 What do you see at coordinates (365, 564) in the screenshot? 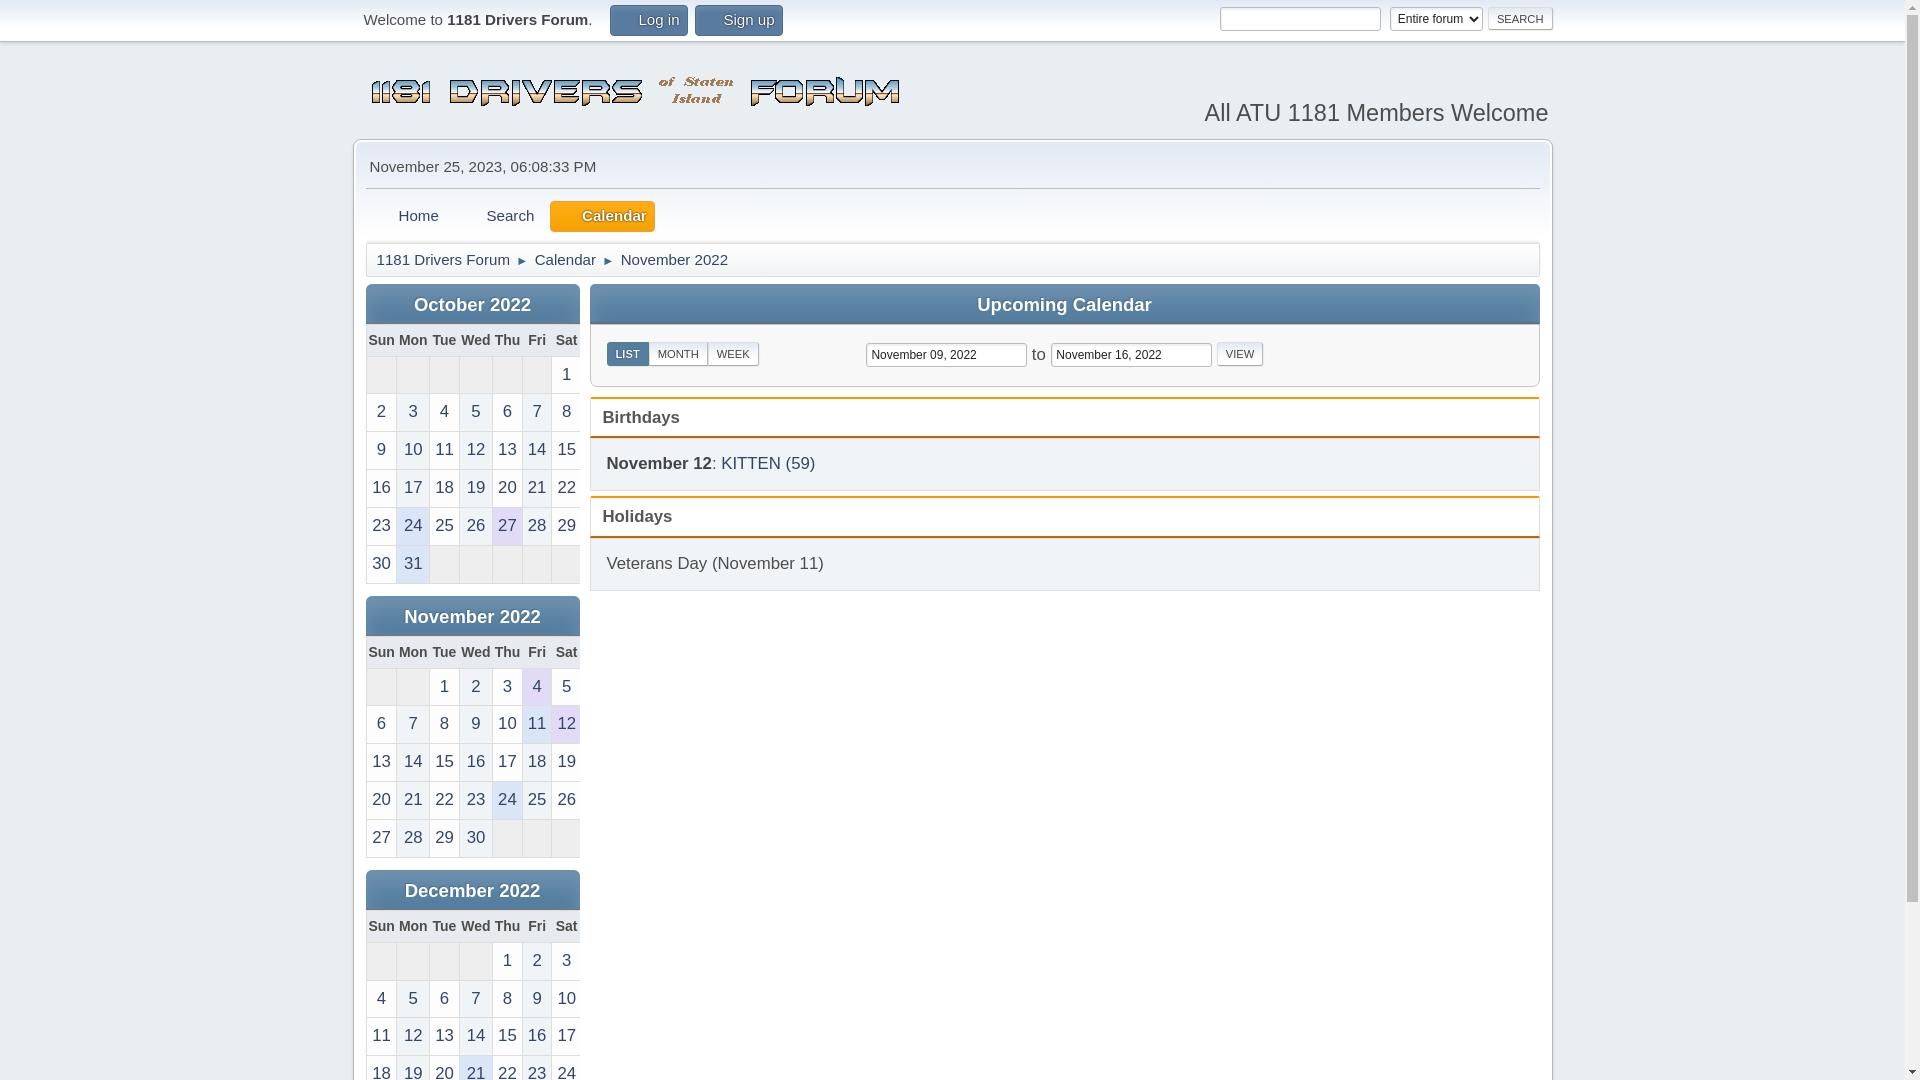
I see `'30'` at bounding box center [365, 564].